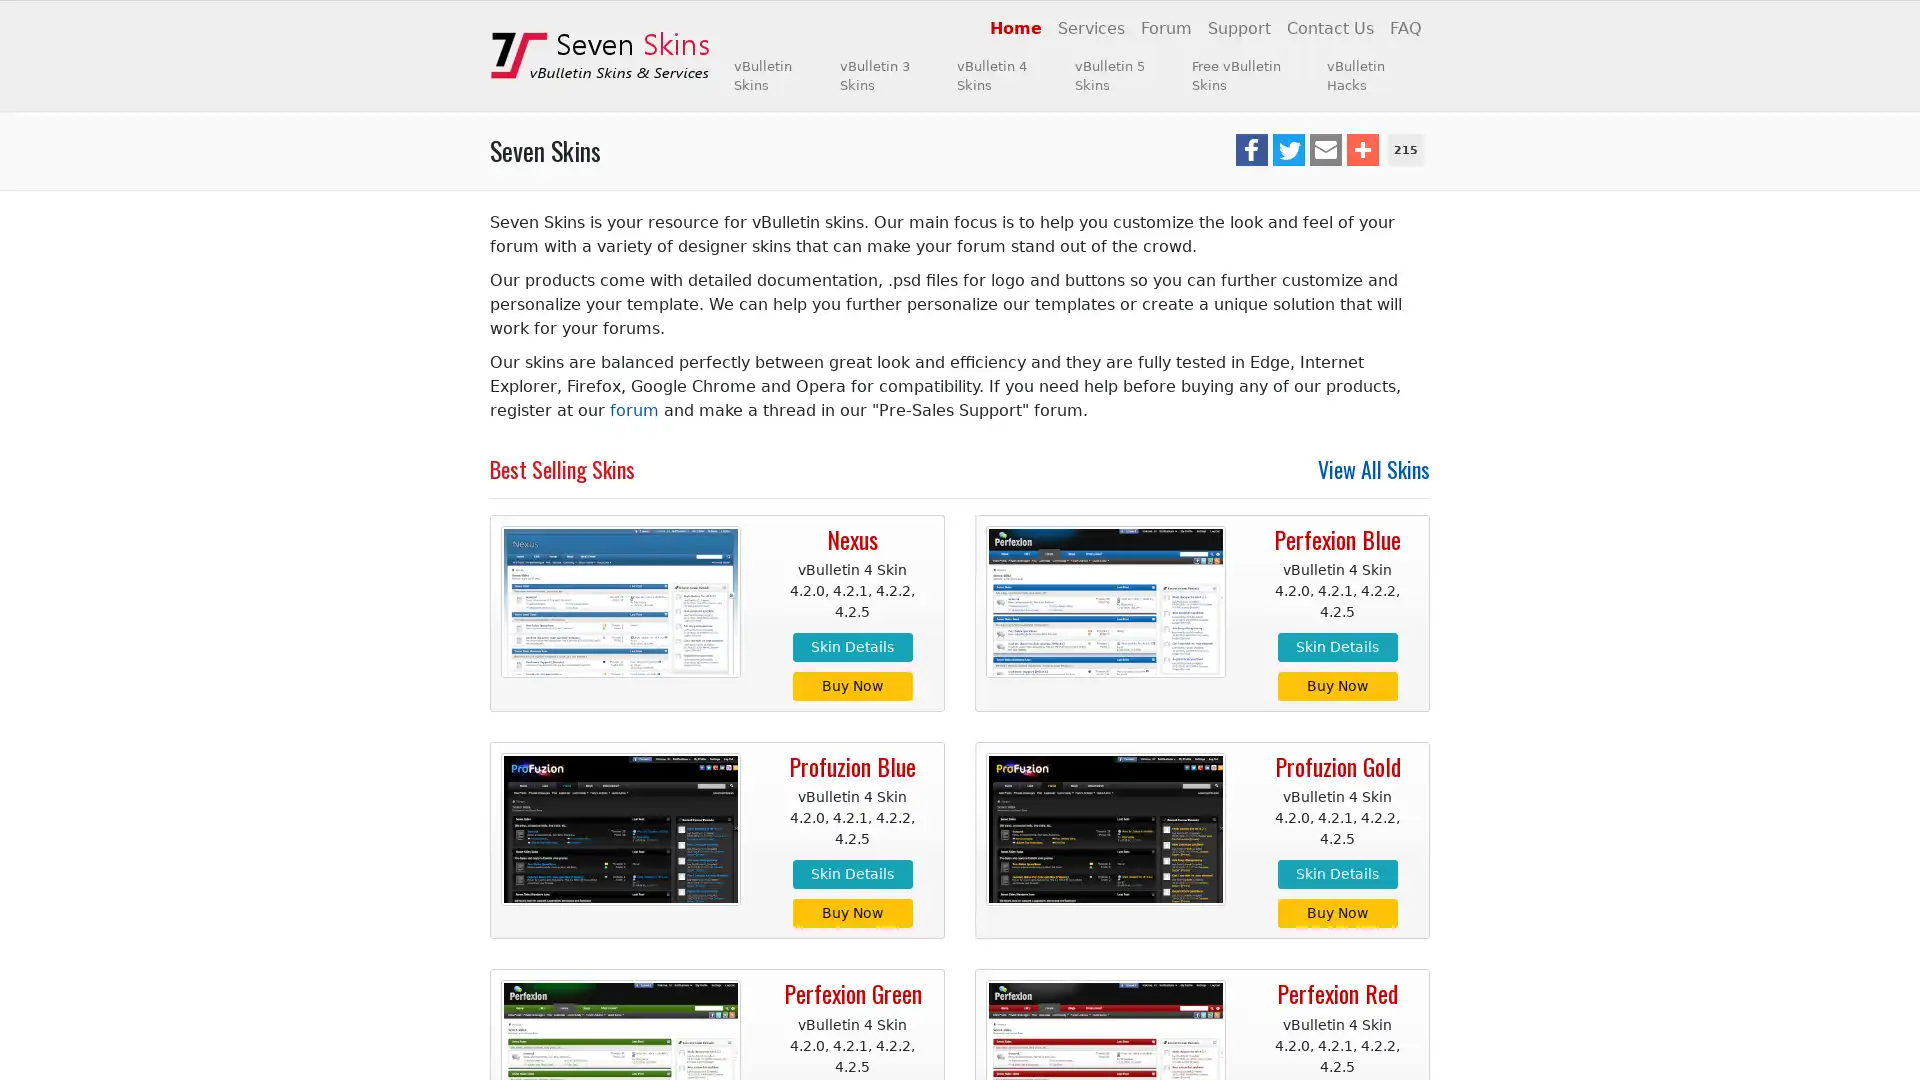  I want to click on Buy Now, so click(851, 913).